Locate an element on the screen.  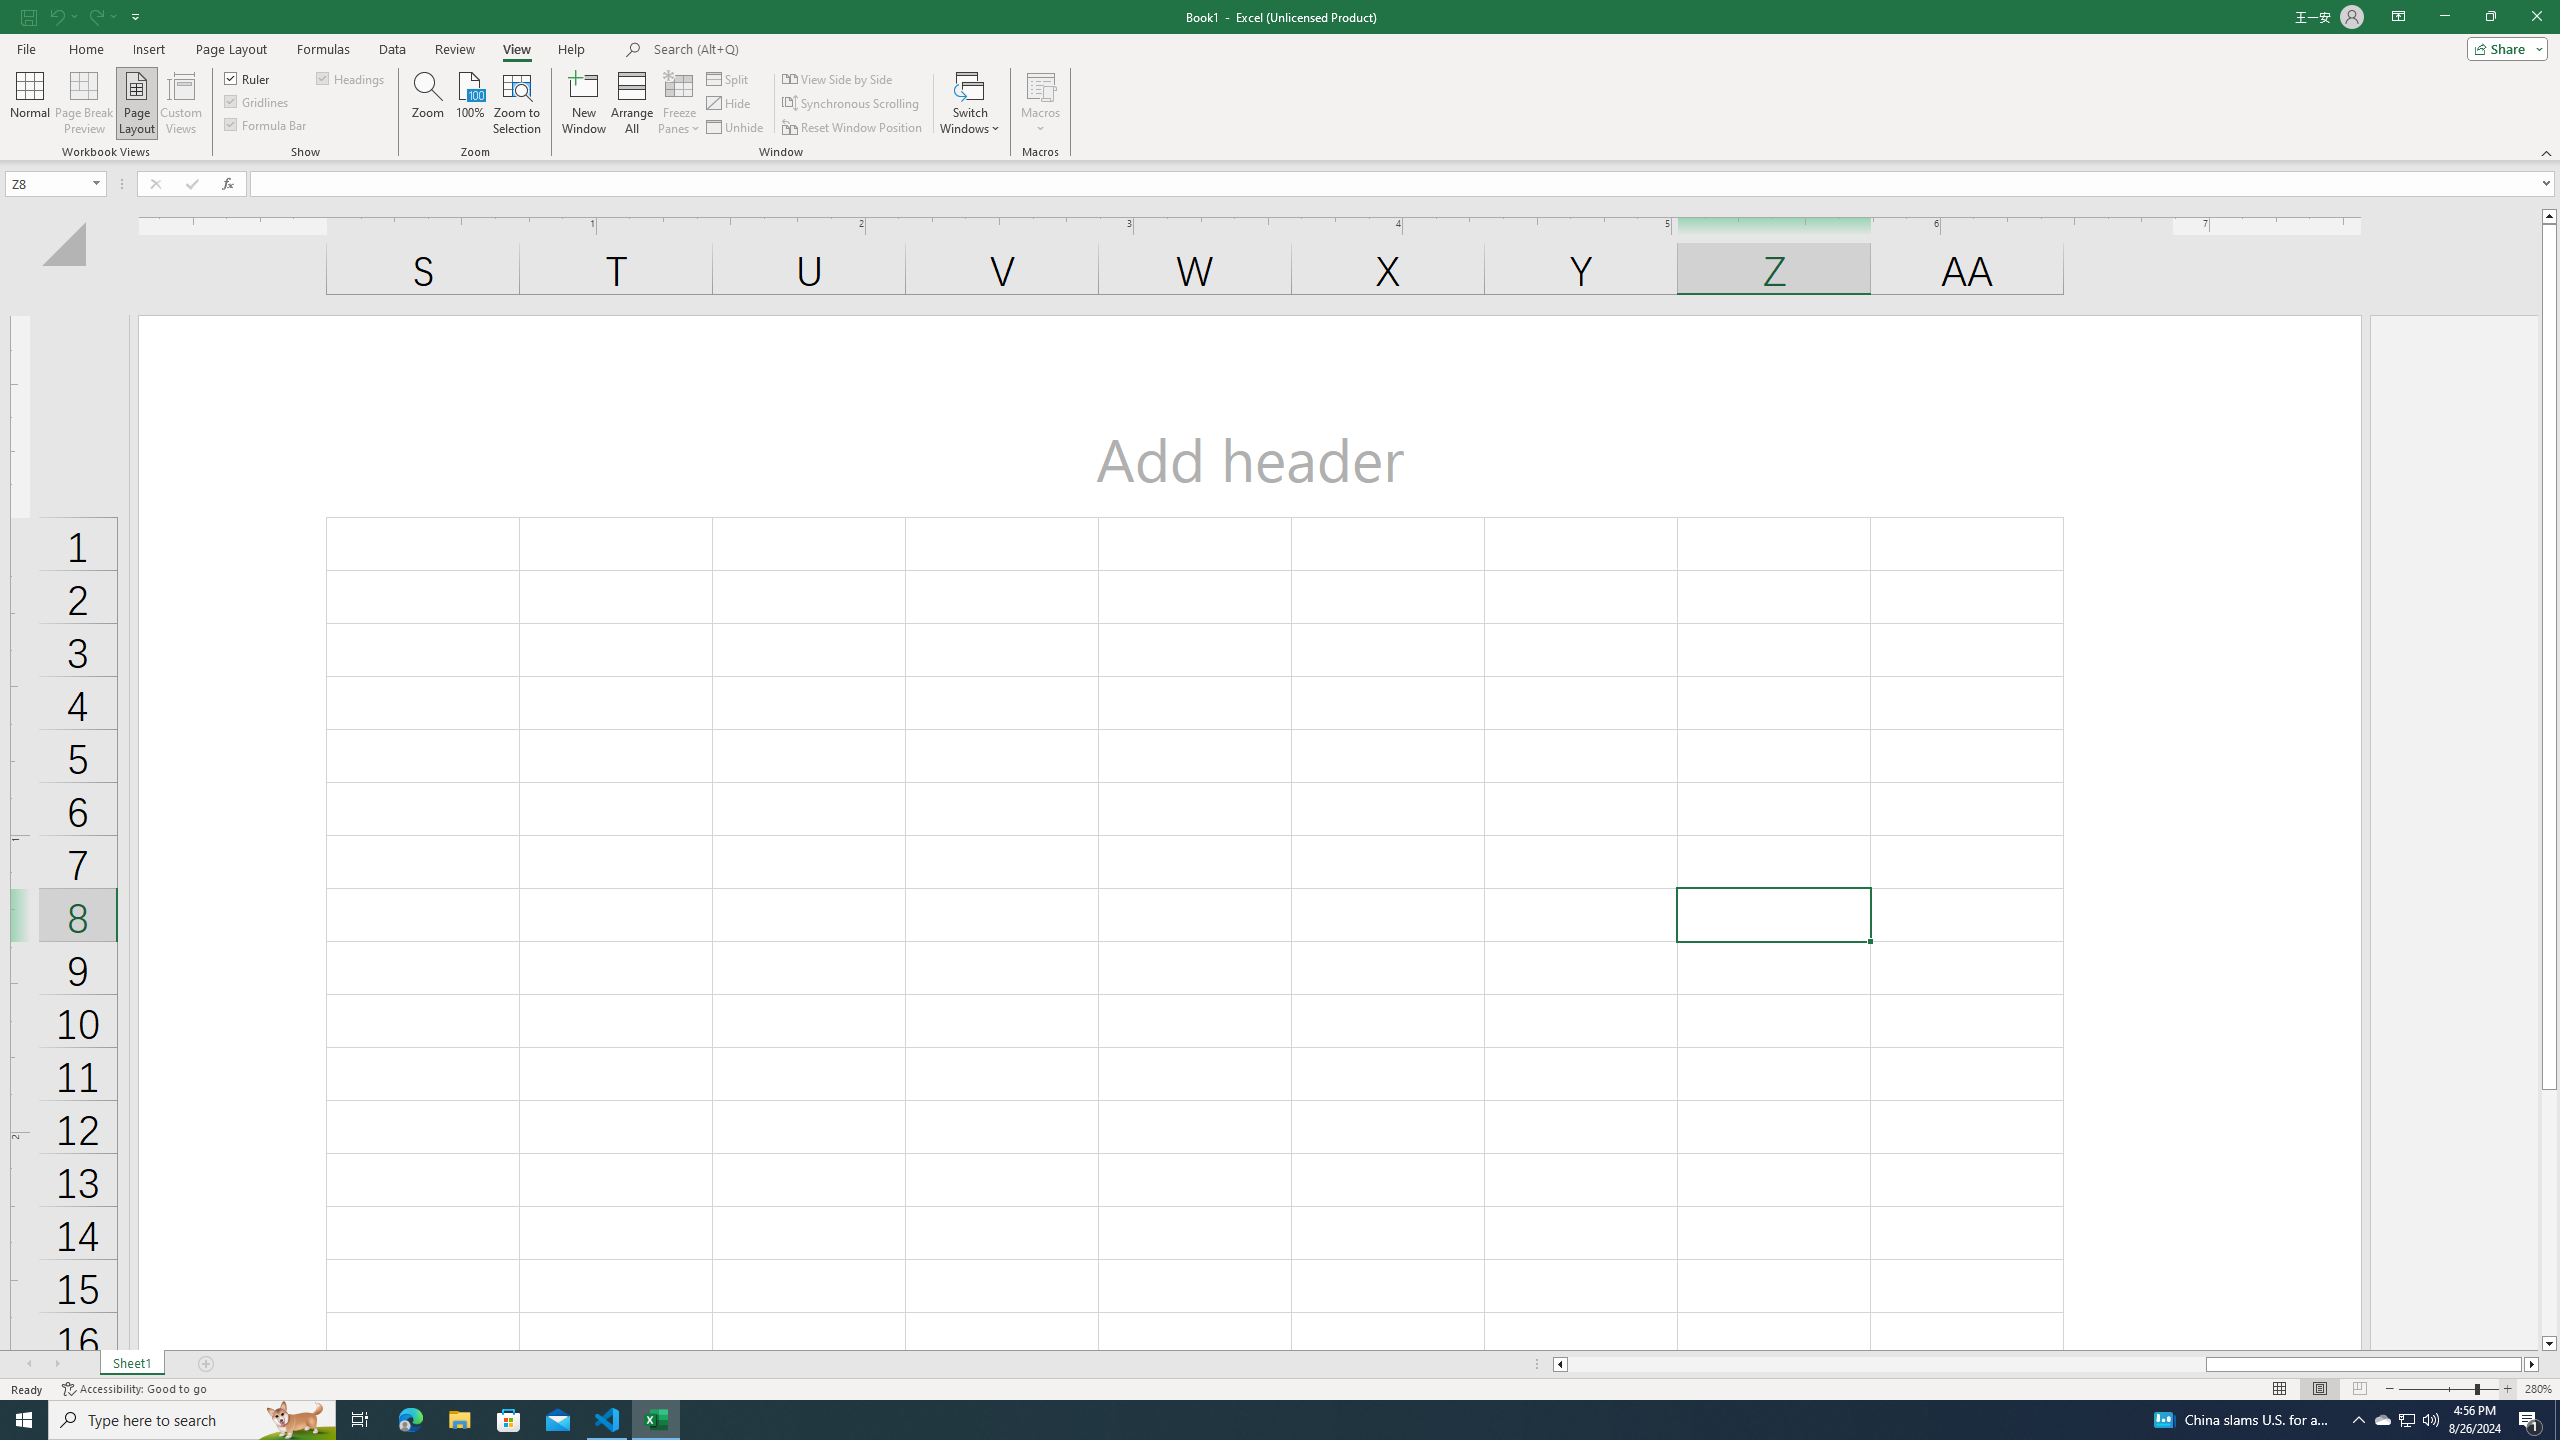
'Split' is located at coordinates (729, 78).